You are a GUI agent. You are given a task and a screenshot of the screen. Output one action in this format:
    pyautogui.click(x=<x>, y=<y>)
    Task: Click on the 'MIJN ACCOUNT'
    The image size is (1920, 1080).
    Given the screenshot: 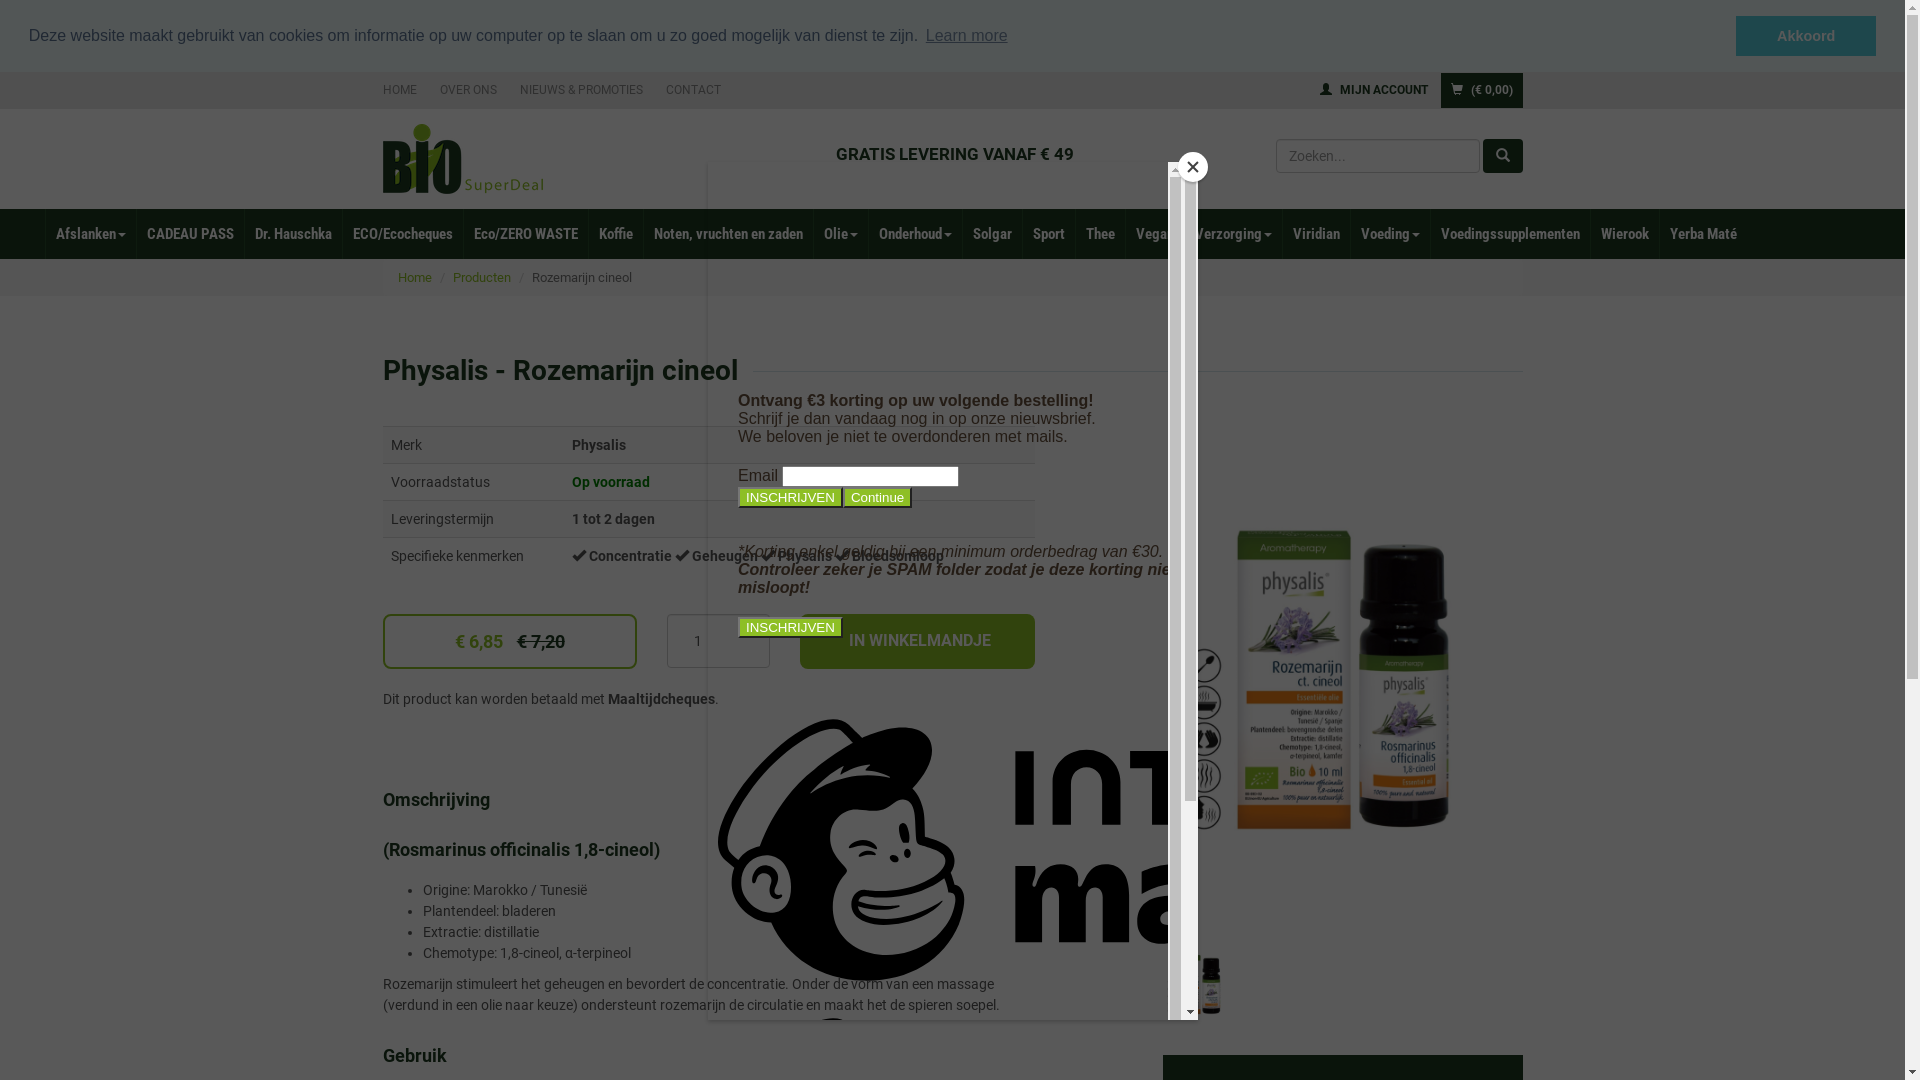 What is the action you would take?
    pyautogui.click(x=1372, y=87)
    